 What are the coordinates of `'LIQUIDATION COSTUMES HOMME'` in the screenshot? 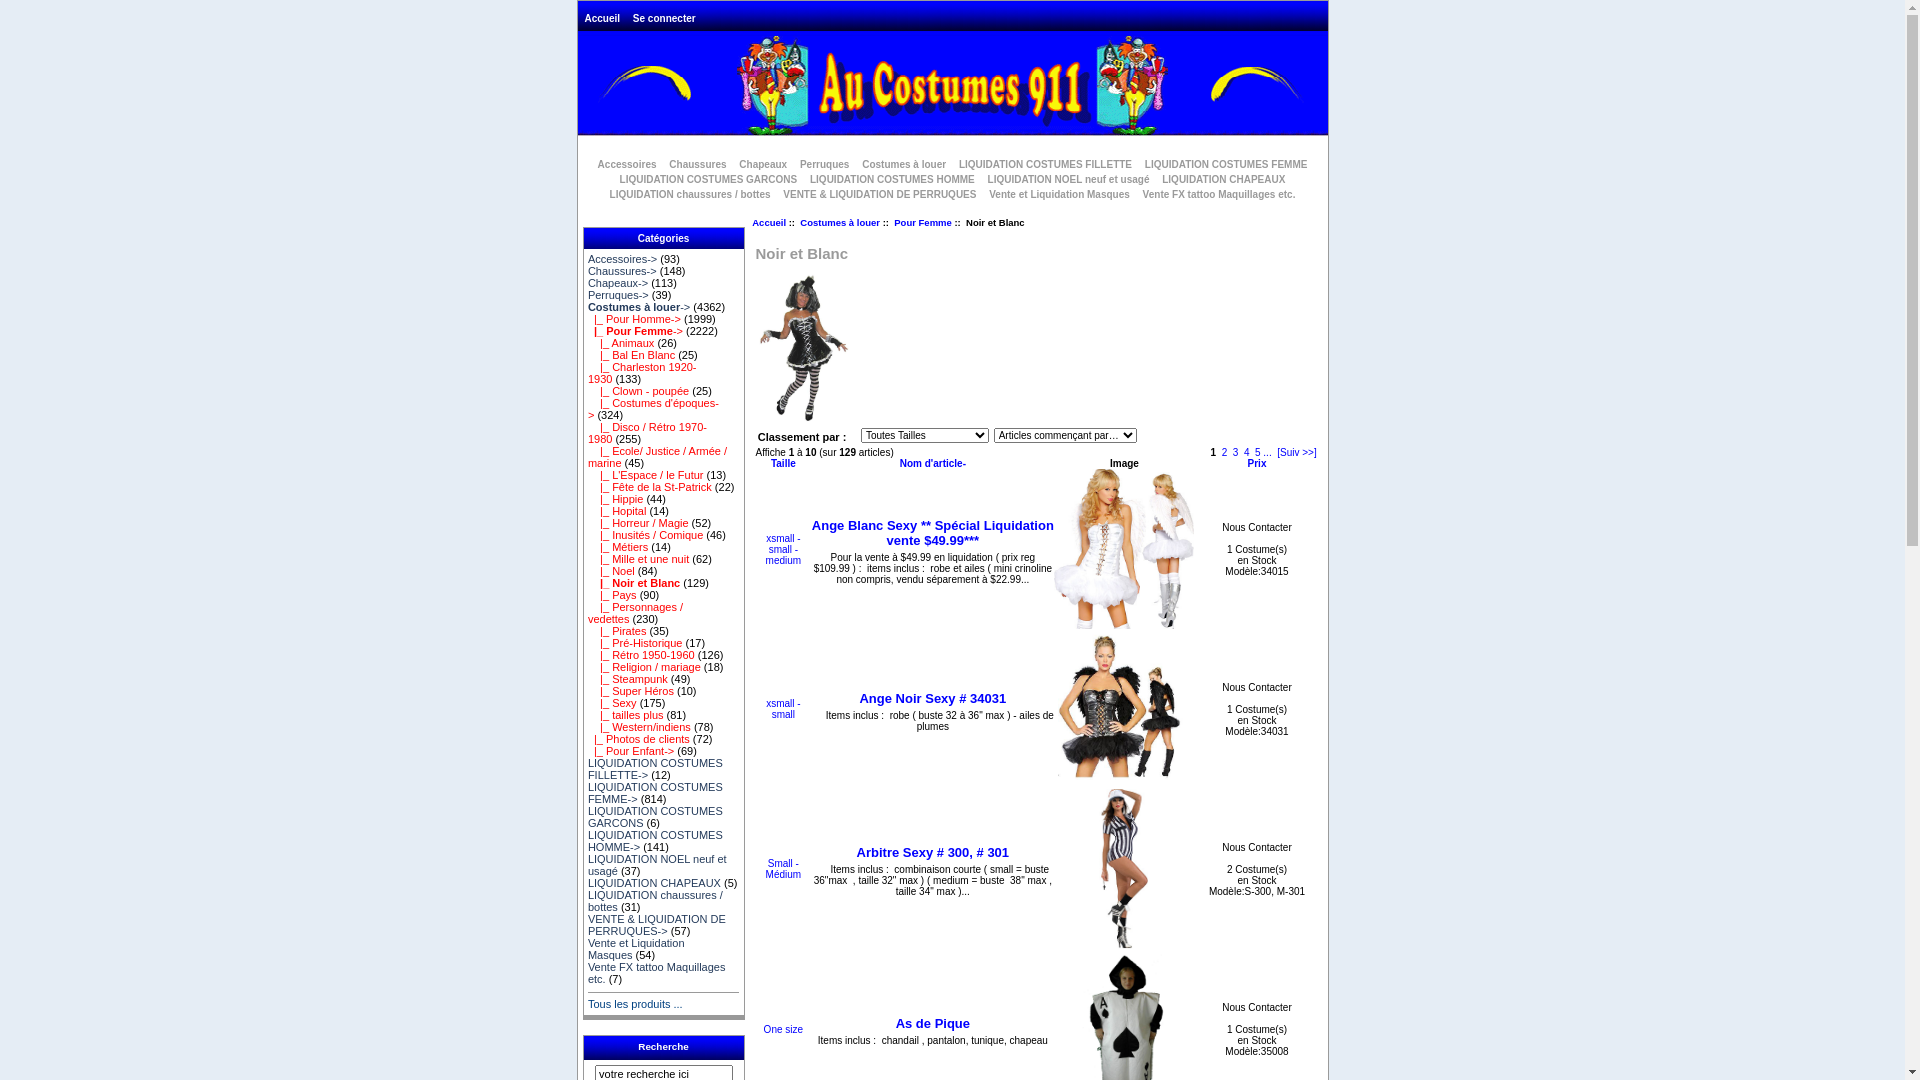 It's located at (891, 178).